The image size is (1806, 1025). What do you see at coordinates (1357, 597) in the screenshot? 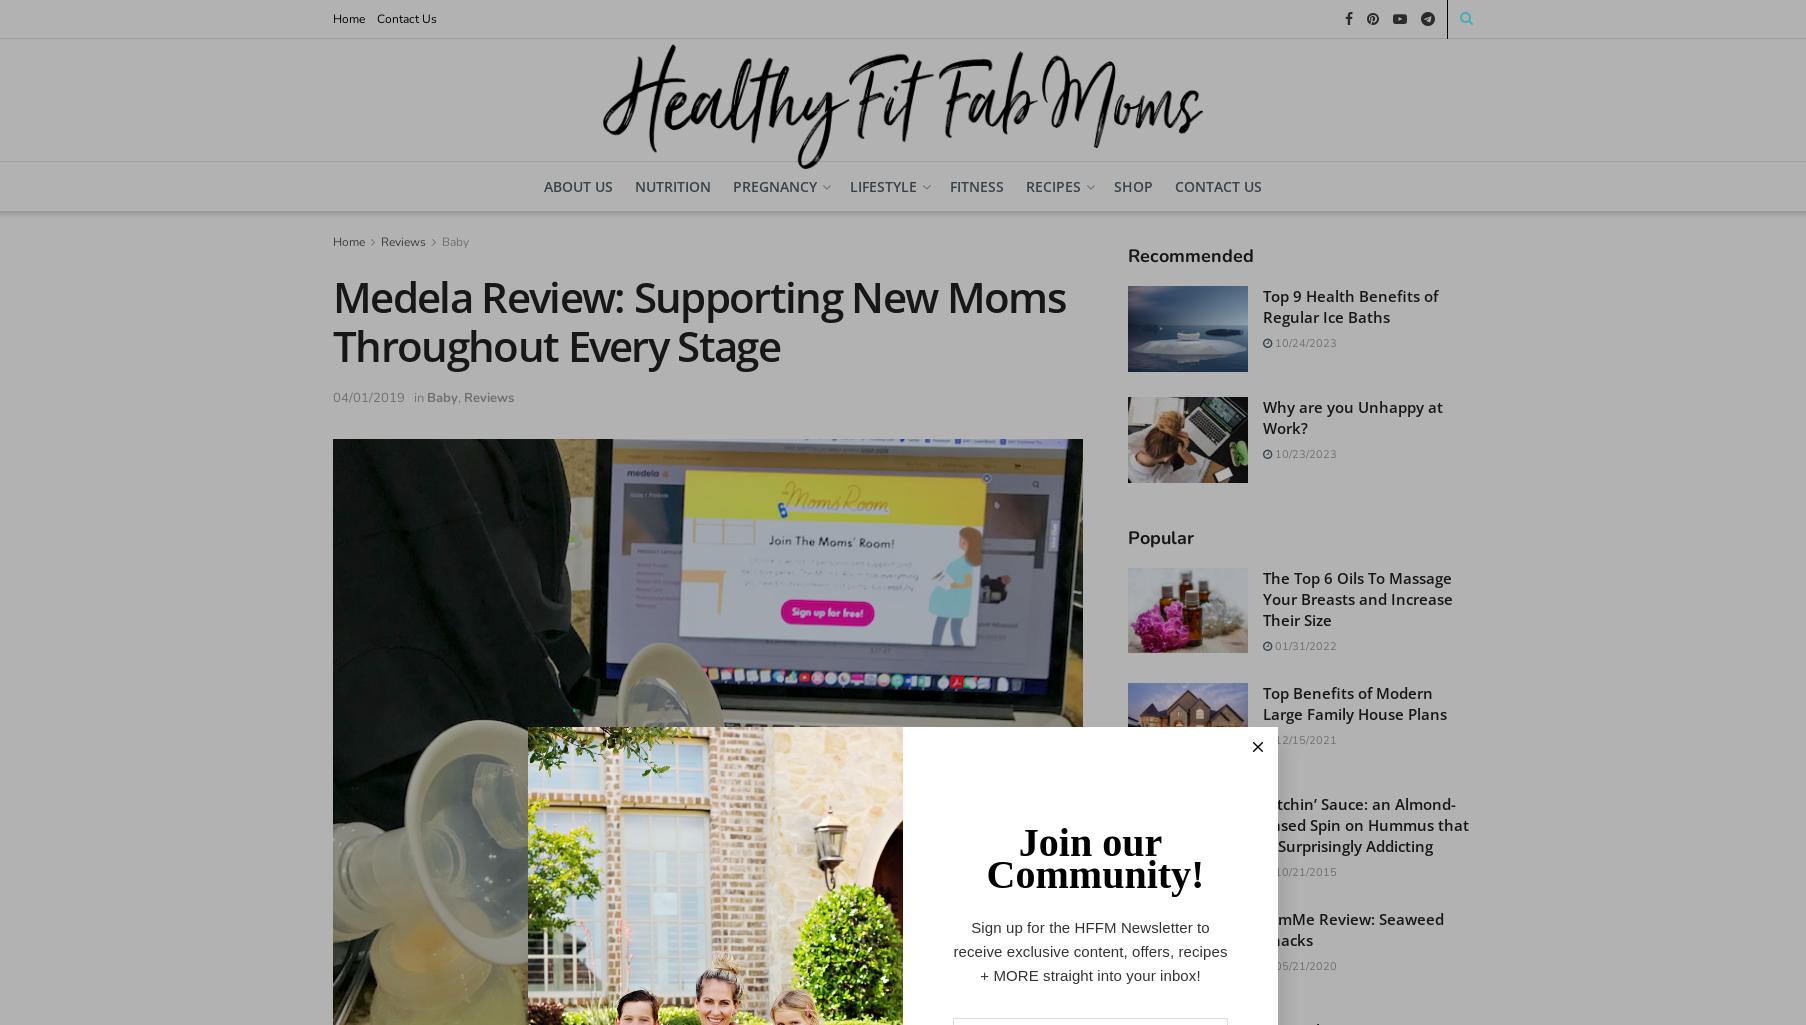
I see `'The Top 6 Oils To Massage Your Breasts and Increase Their Size'` at bounding box center [1357, 597].